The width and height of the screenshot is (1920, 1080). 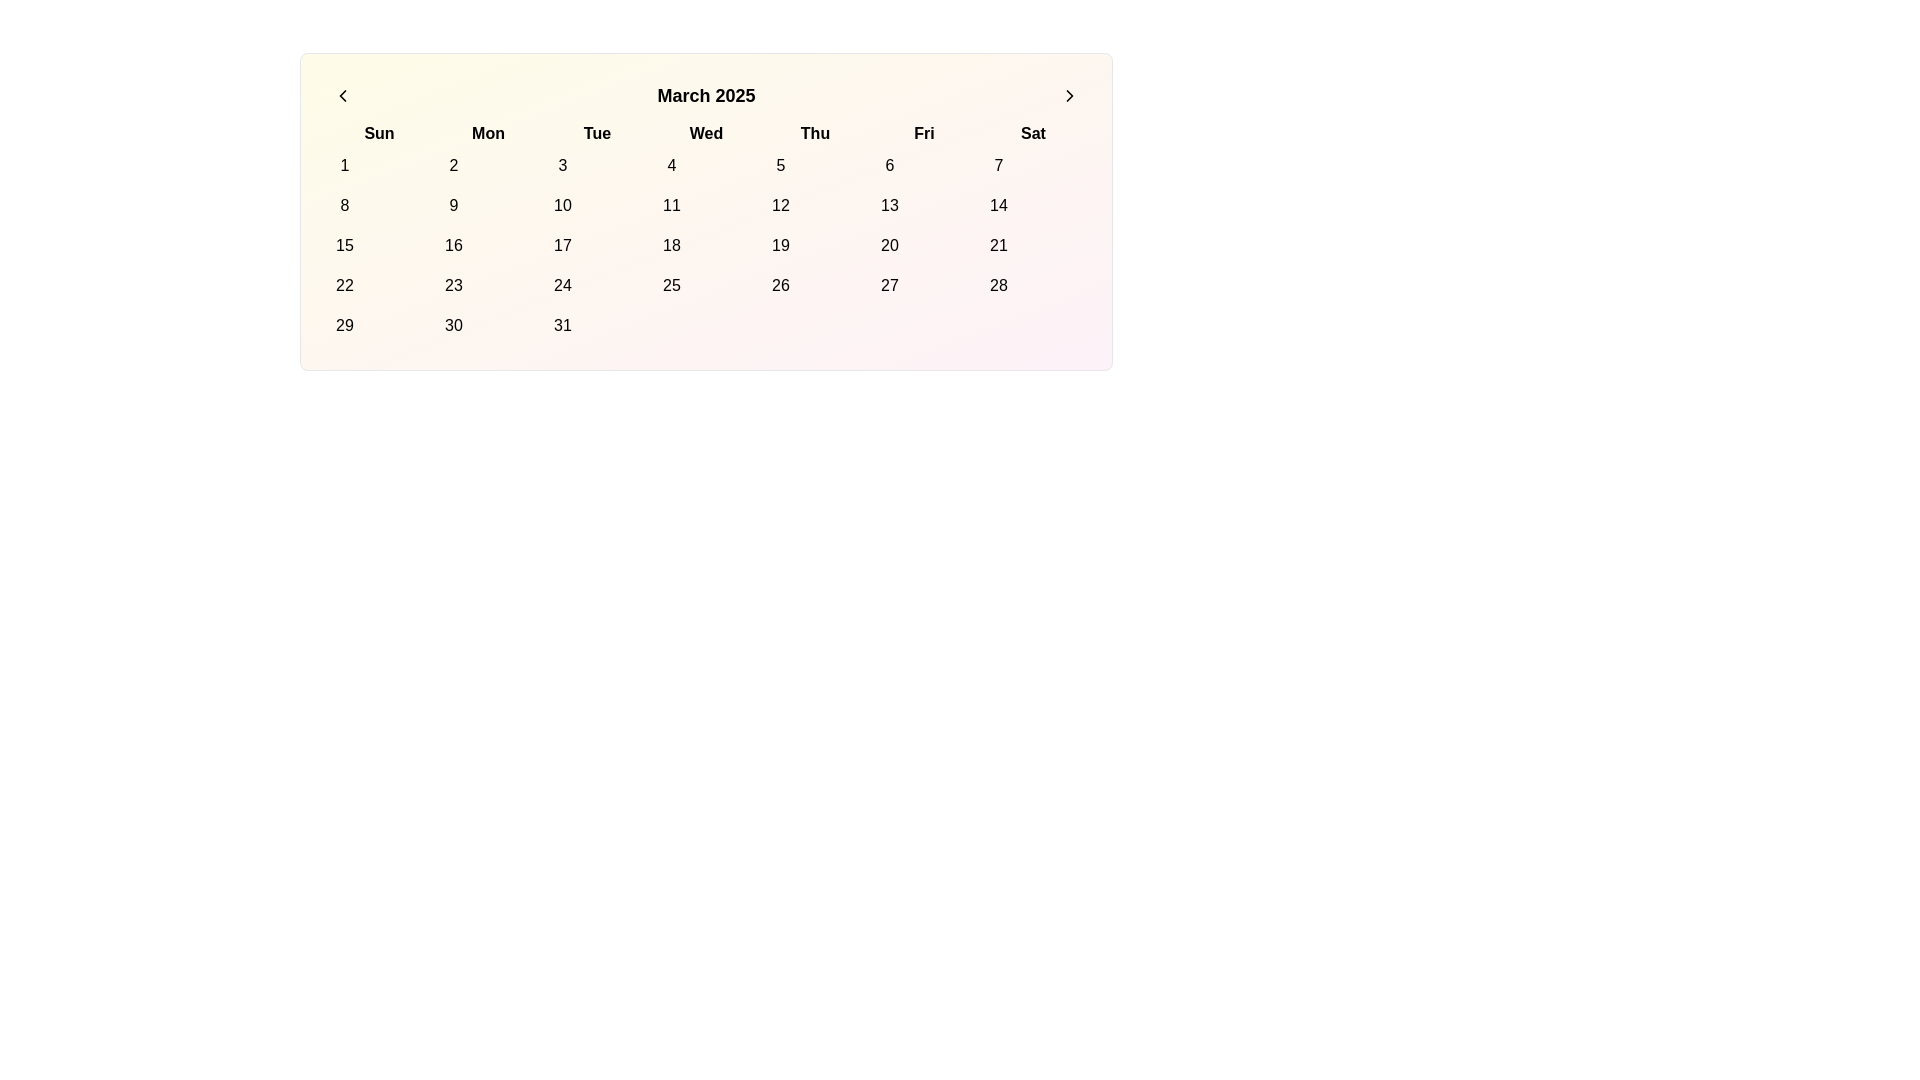 I want to click on the rounded button labeled '13' in the calendar grid, so click(x=888, y=205).